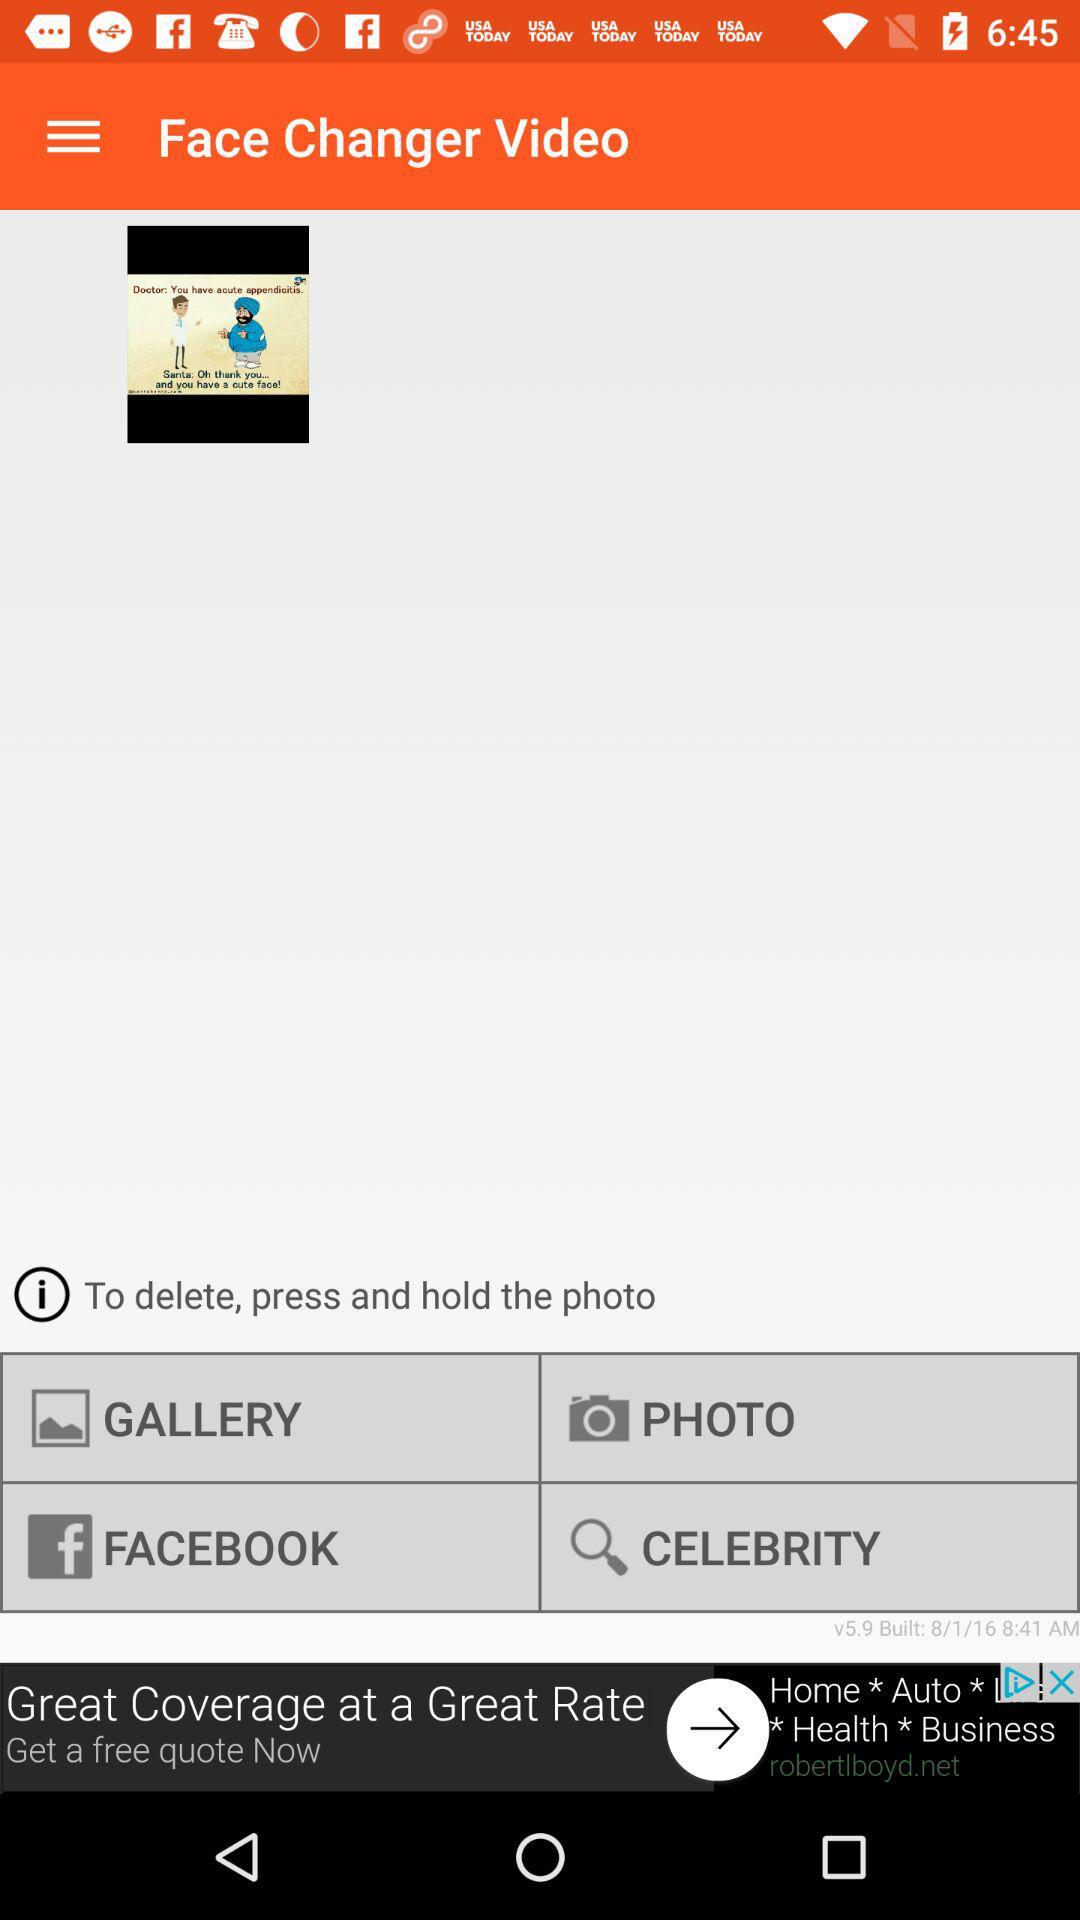 The height and width of the screenshot is (1920, 1080). I want to click on the icon to the left of photo, so click(270, 1417).